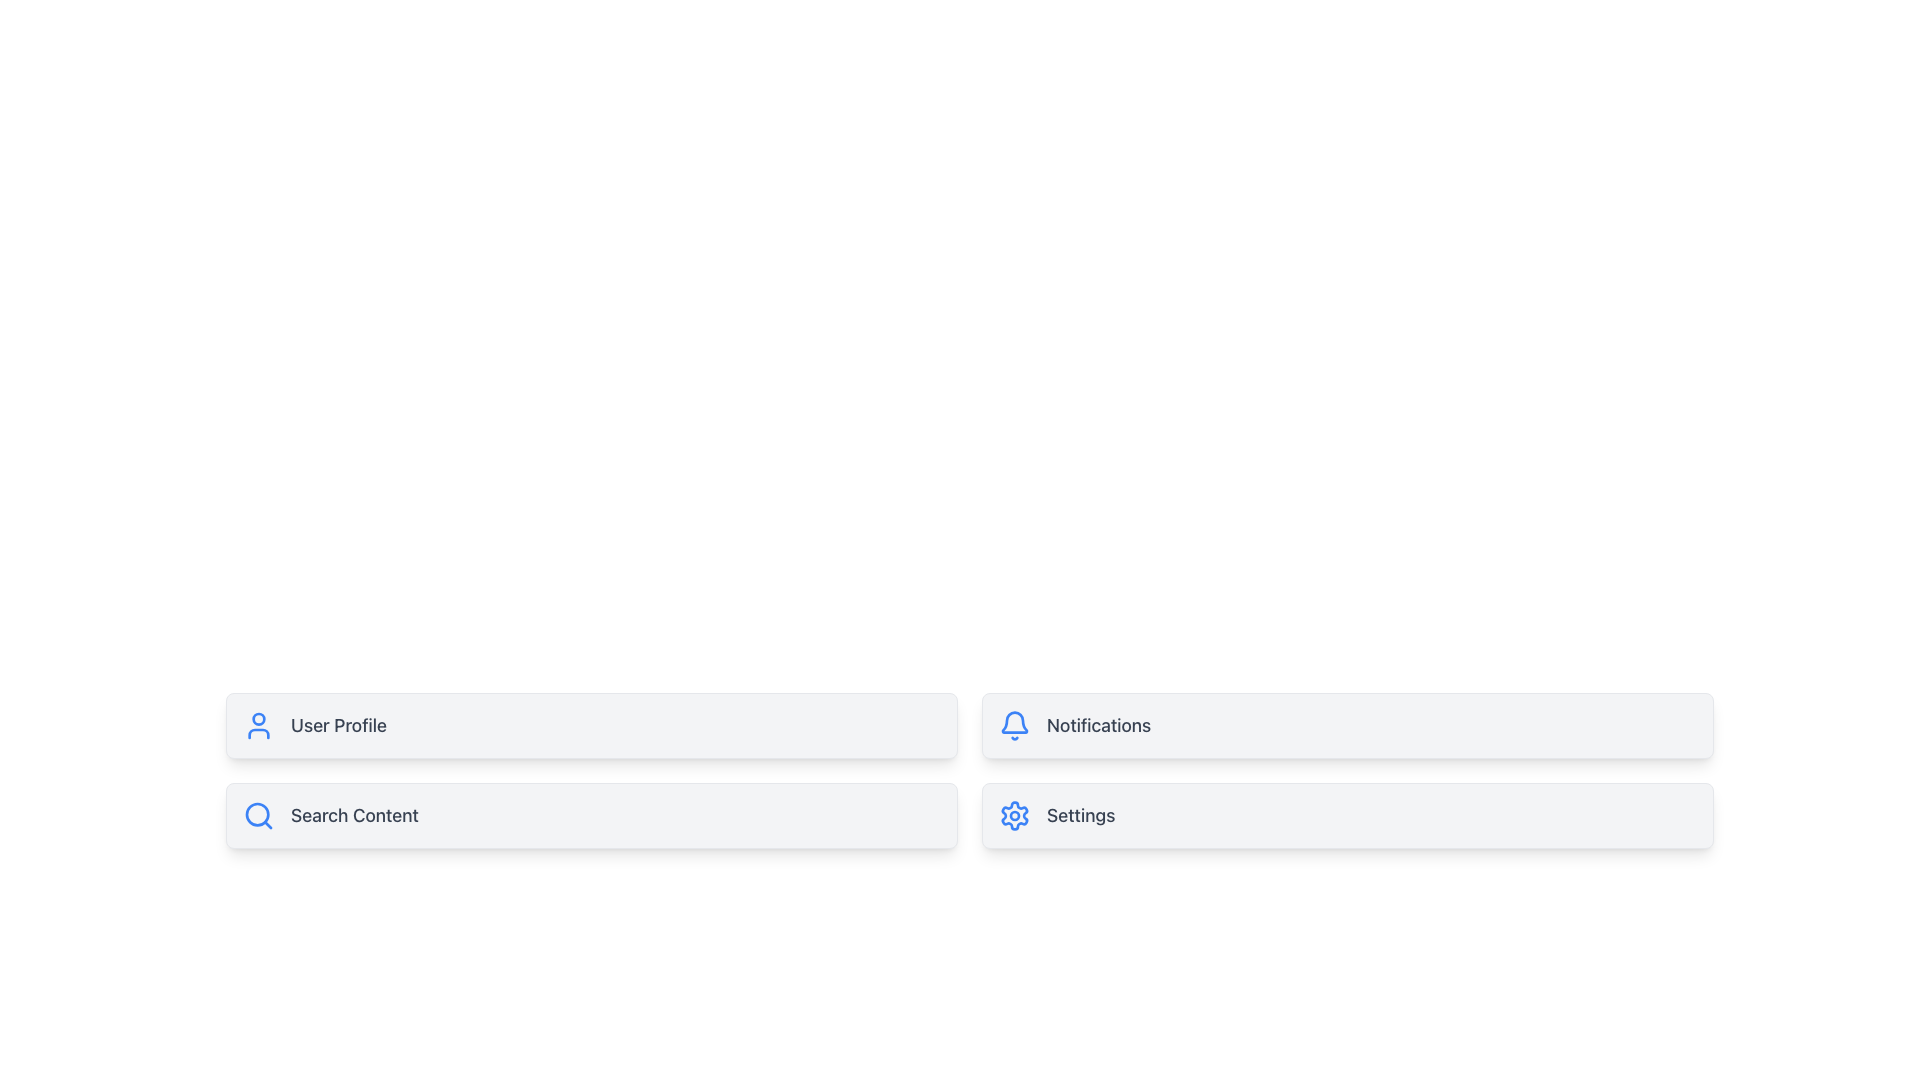  I want to click on the 'Notifications' text label which is displayed in medium-sized, gray font, positioned immediately to the right of a bell icon in the top-right part of the UI, so click(1098, 725).